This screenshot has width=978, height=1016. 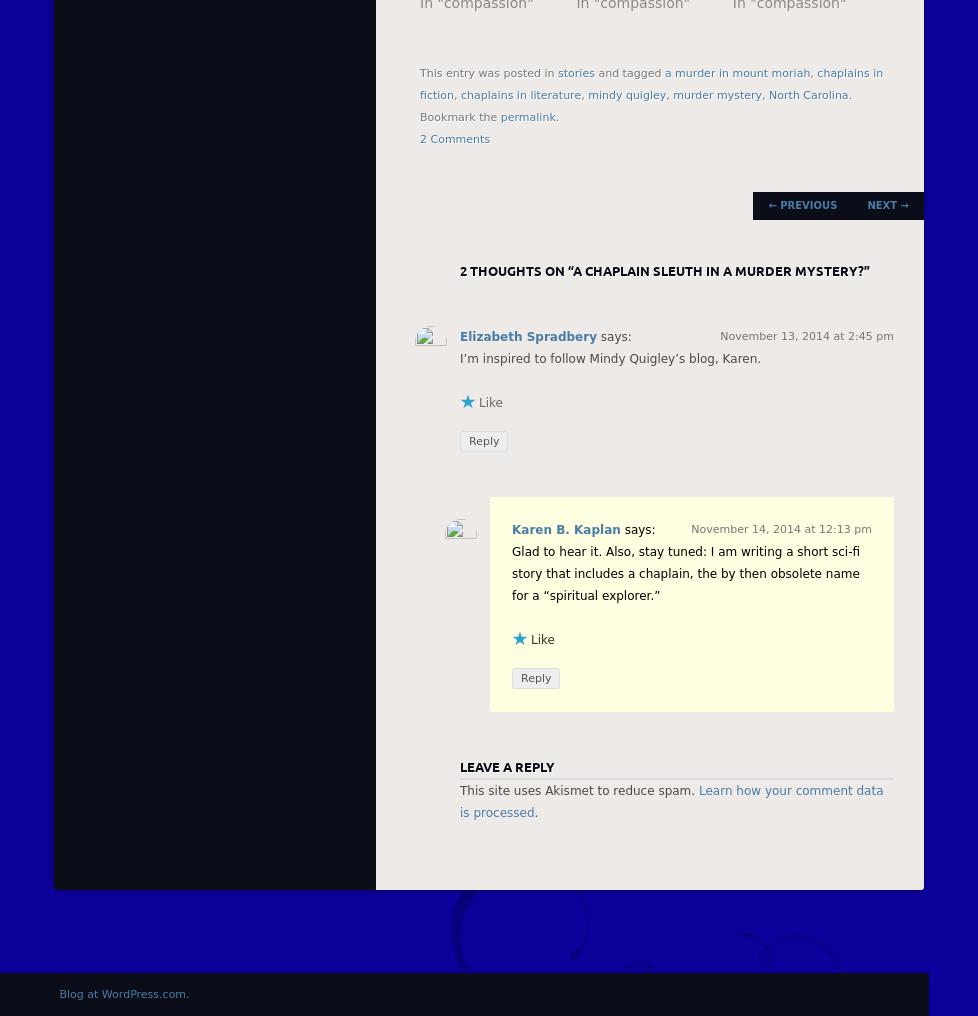 I want to click on 'mindy quigley', so click(x=626, y=95).